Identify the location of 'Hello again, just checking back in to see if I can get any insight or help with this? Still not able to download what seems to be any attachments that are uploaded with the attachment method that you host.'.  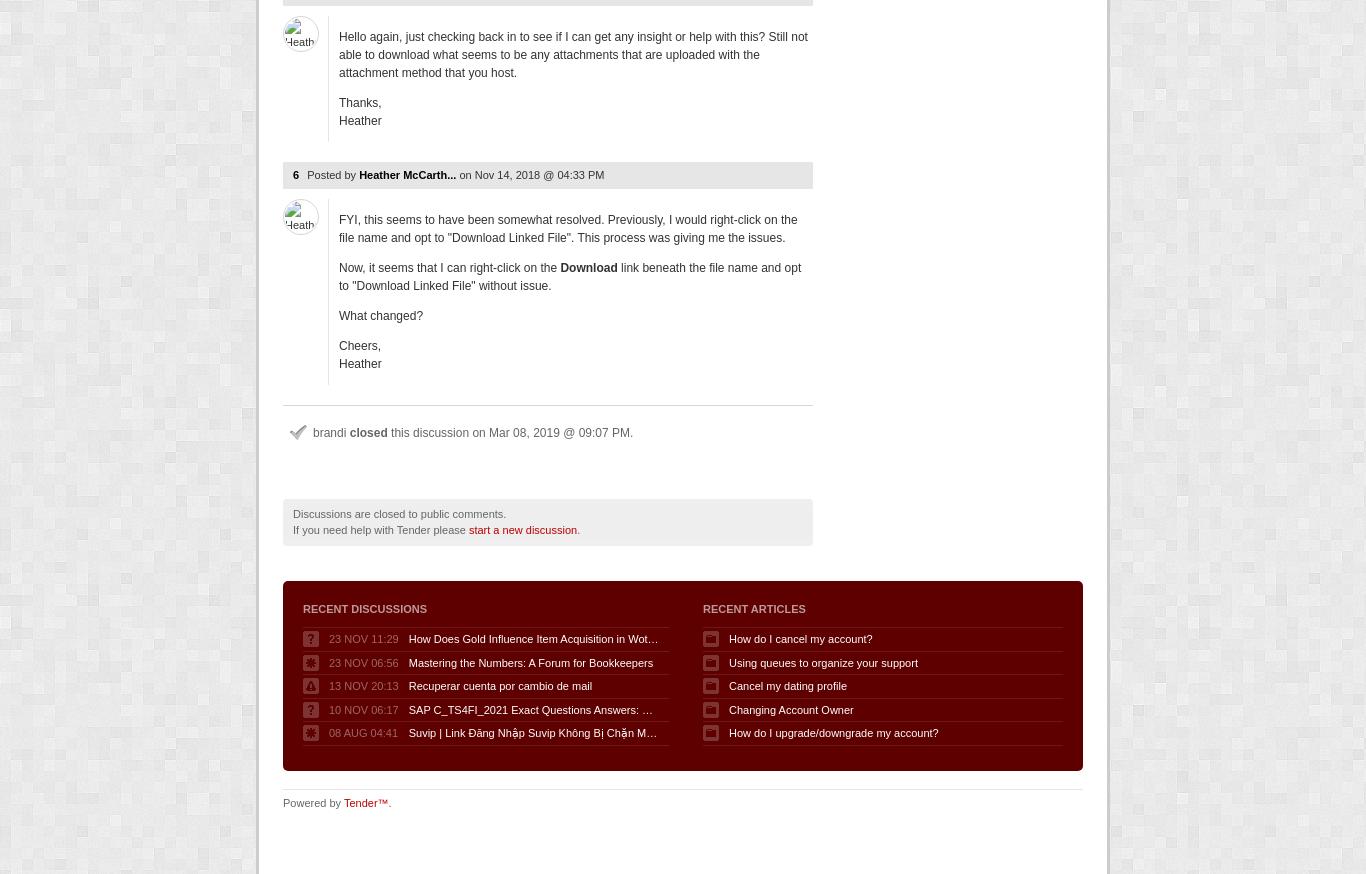
(572, 53).